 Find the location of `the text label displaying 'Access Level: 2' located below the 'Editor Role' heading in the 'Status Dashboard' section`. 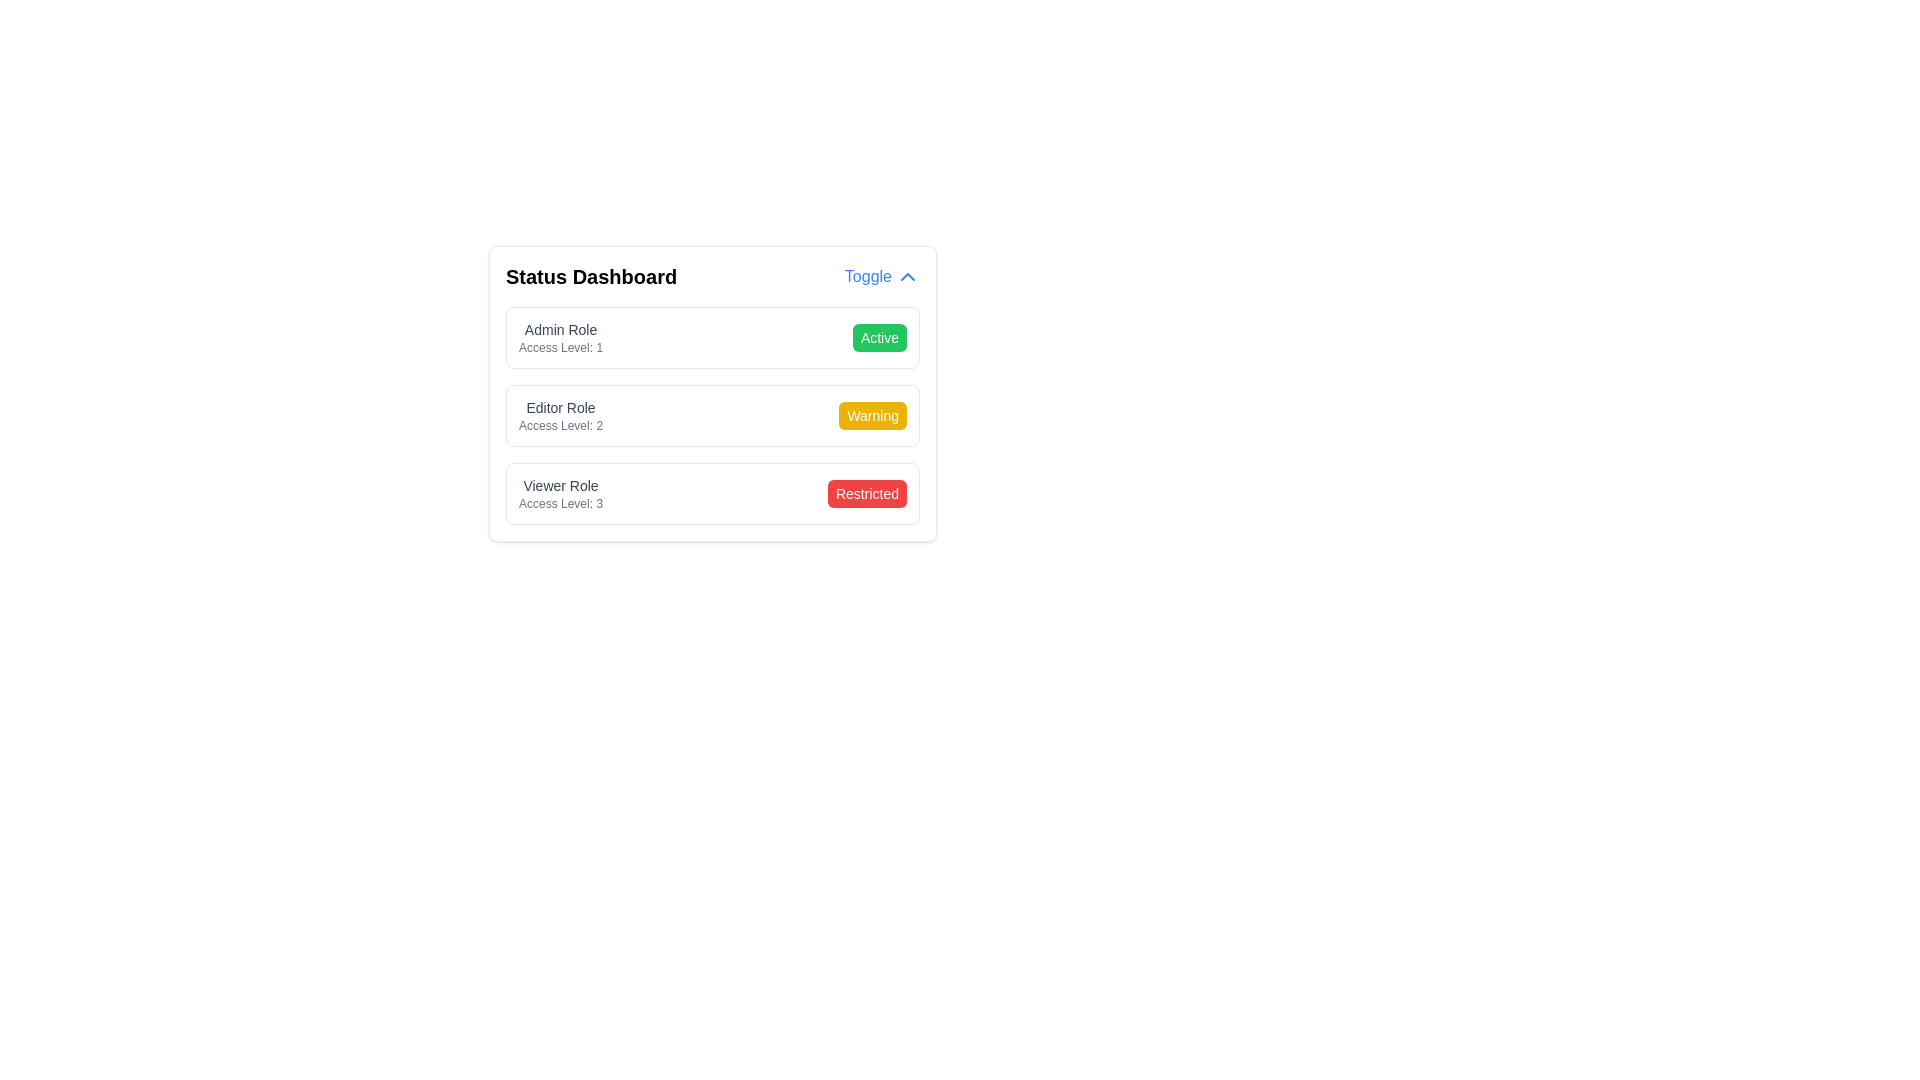

the text label displaying 'Access Level: 2' located below the 'Editor Role' heading in the 'Status Dashboard' section is located at coordinates (560, 424).